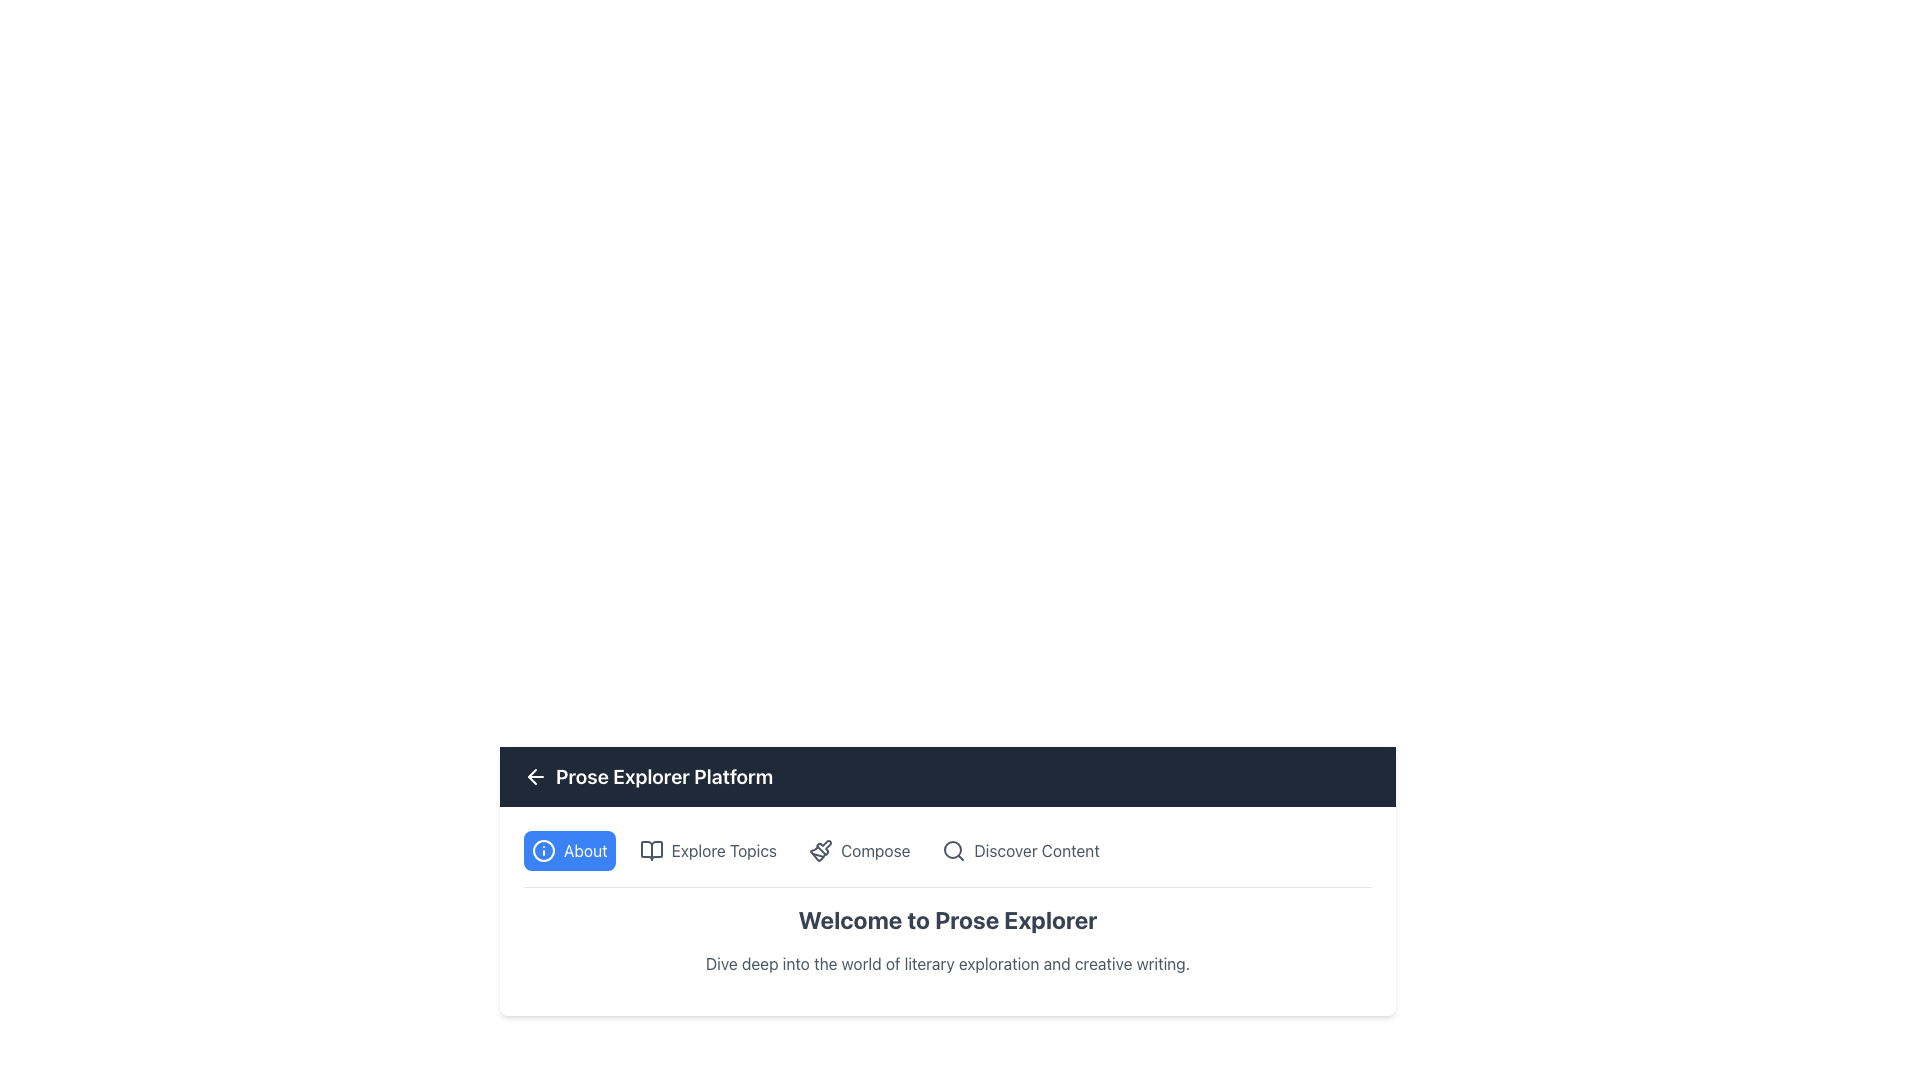 Image resolution: width=1920 pixels, height=1080 pixels. Describe the element at coordinates (947, 963) in the screenshot. I see `the static text that reads 'Dive deep into the world of literary exploration and creative writing.' positioned below the title 'Welcome to Prose Explorer.'` at that location.